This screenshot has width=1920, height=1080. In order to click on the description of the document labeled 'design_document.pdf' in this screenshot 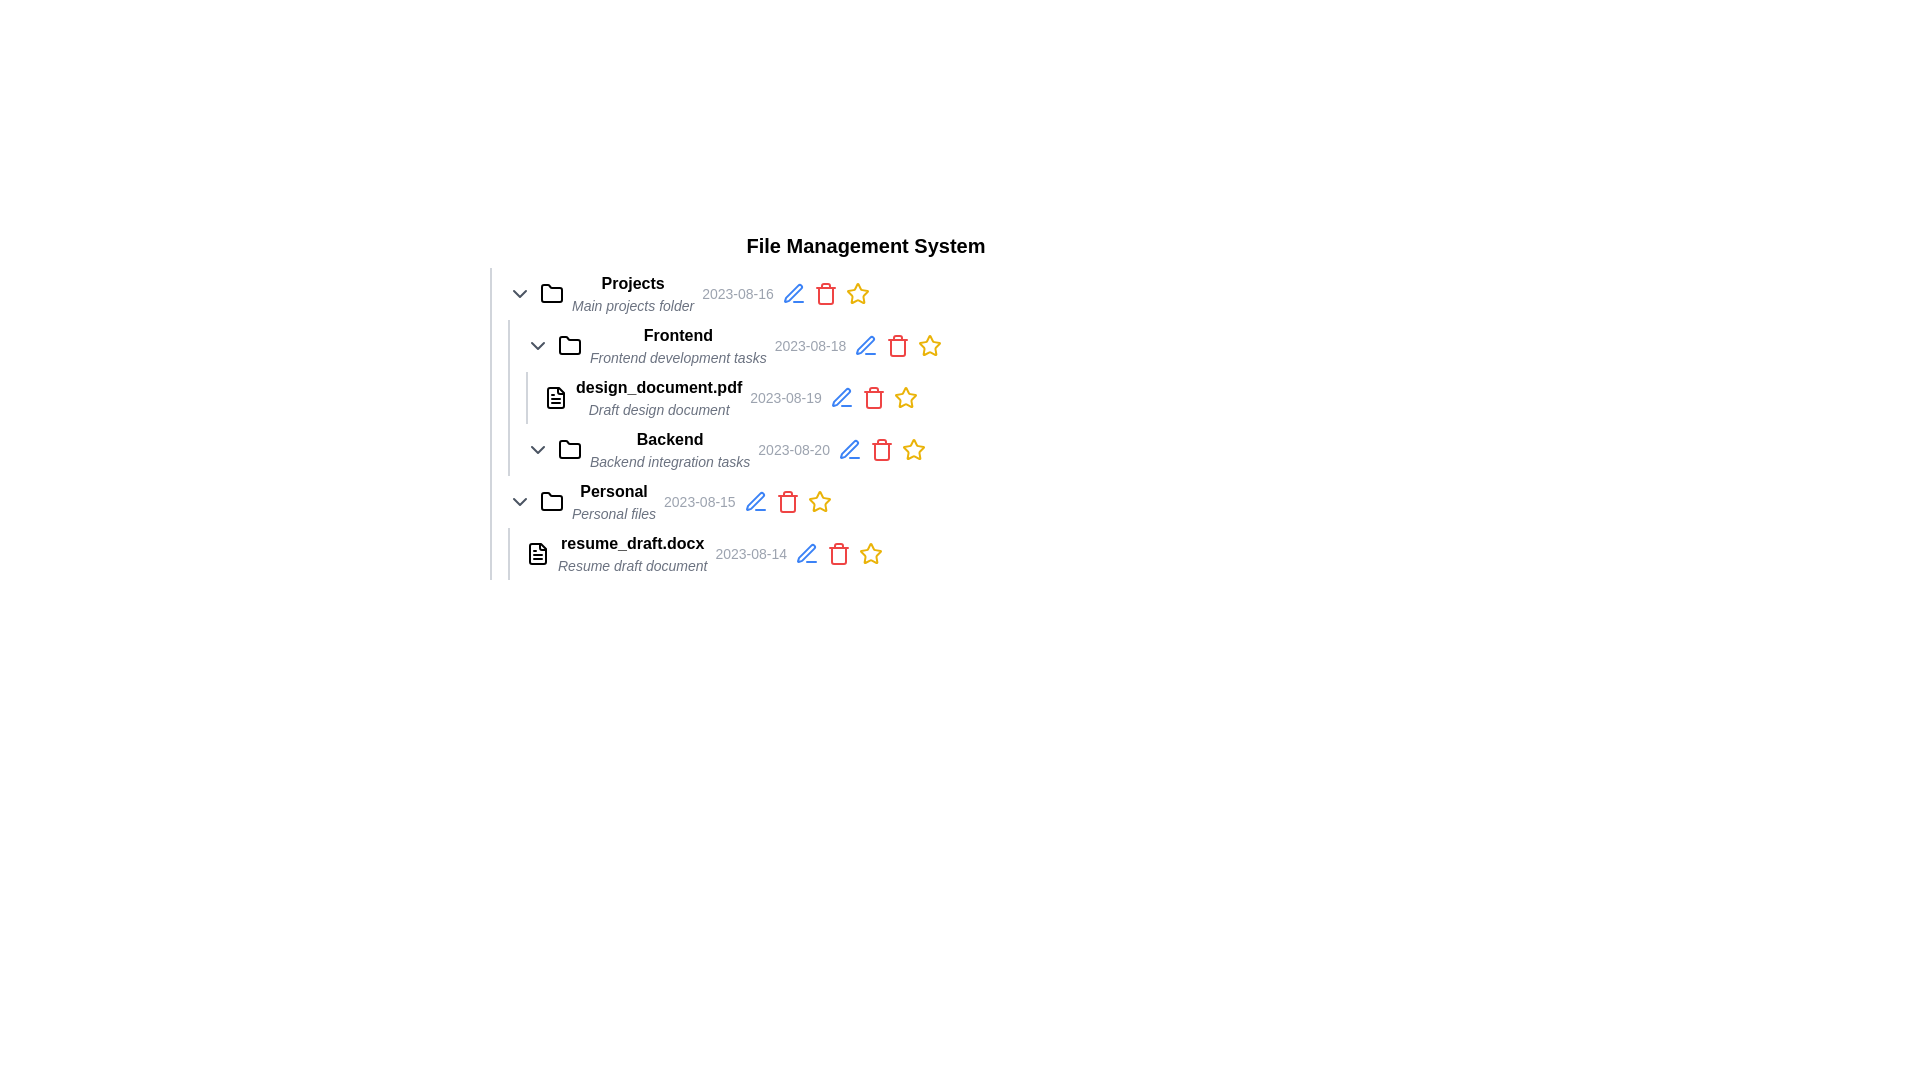, I will do `click(659, 397)`.